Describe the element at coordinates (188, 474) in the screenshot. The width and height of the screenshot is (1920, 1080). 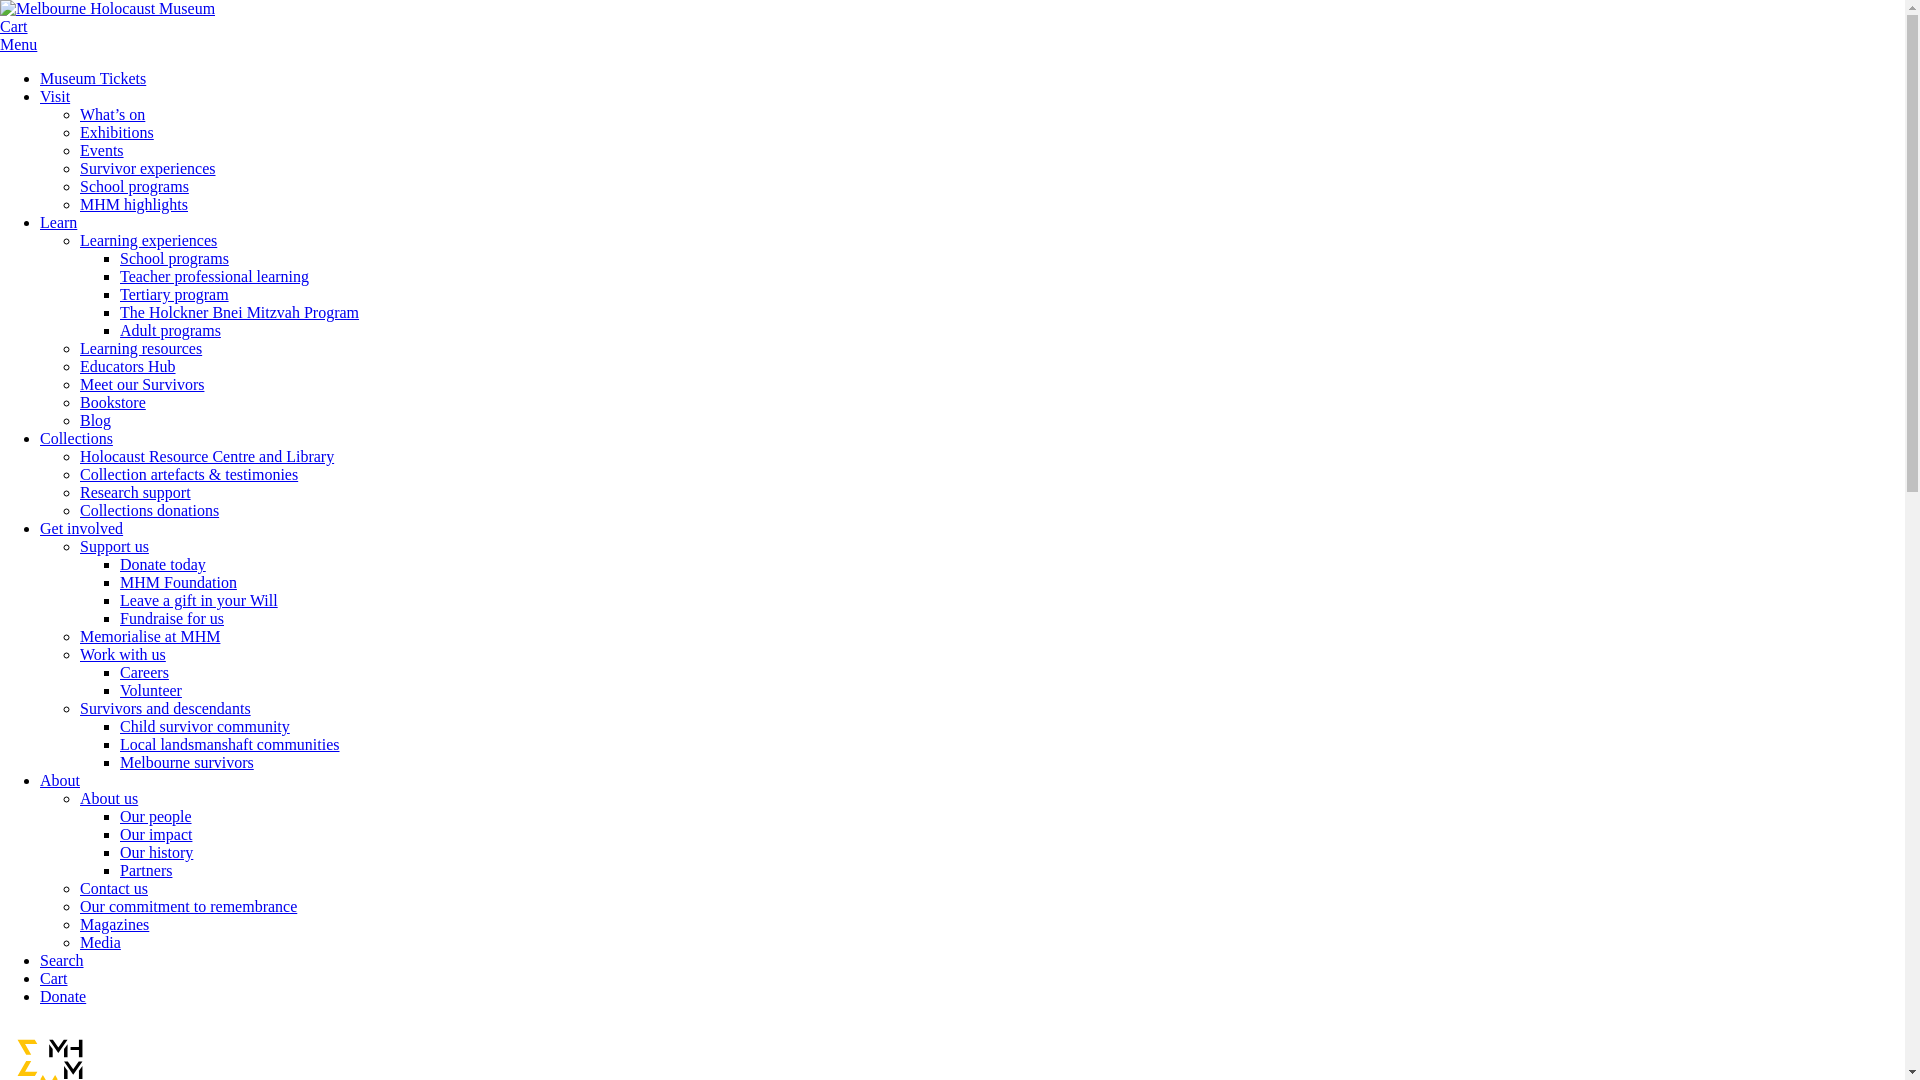
I see `'Collection artefacts & testimonies'` at that location.